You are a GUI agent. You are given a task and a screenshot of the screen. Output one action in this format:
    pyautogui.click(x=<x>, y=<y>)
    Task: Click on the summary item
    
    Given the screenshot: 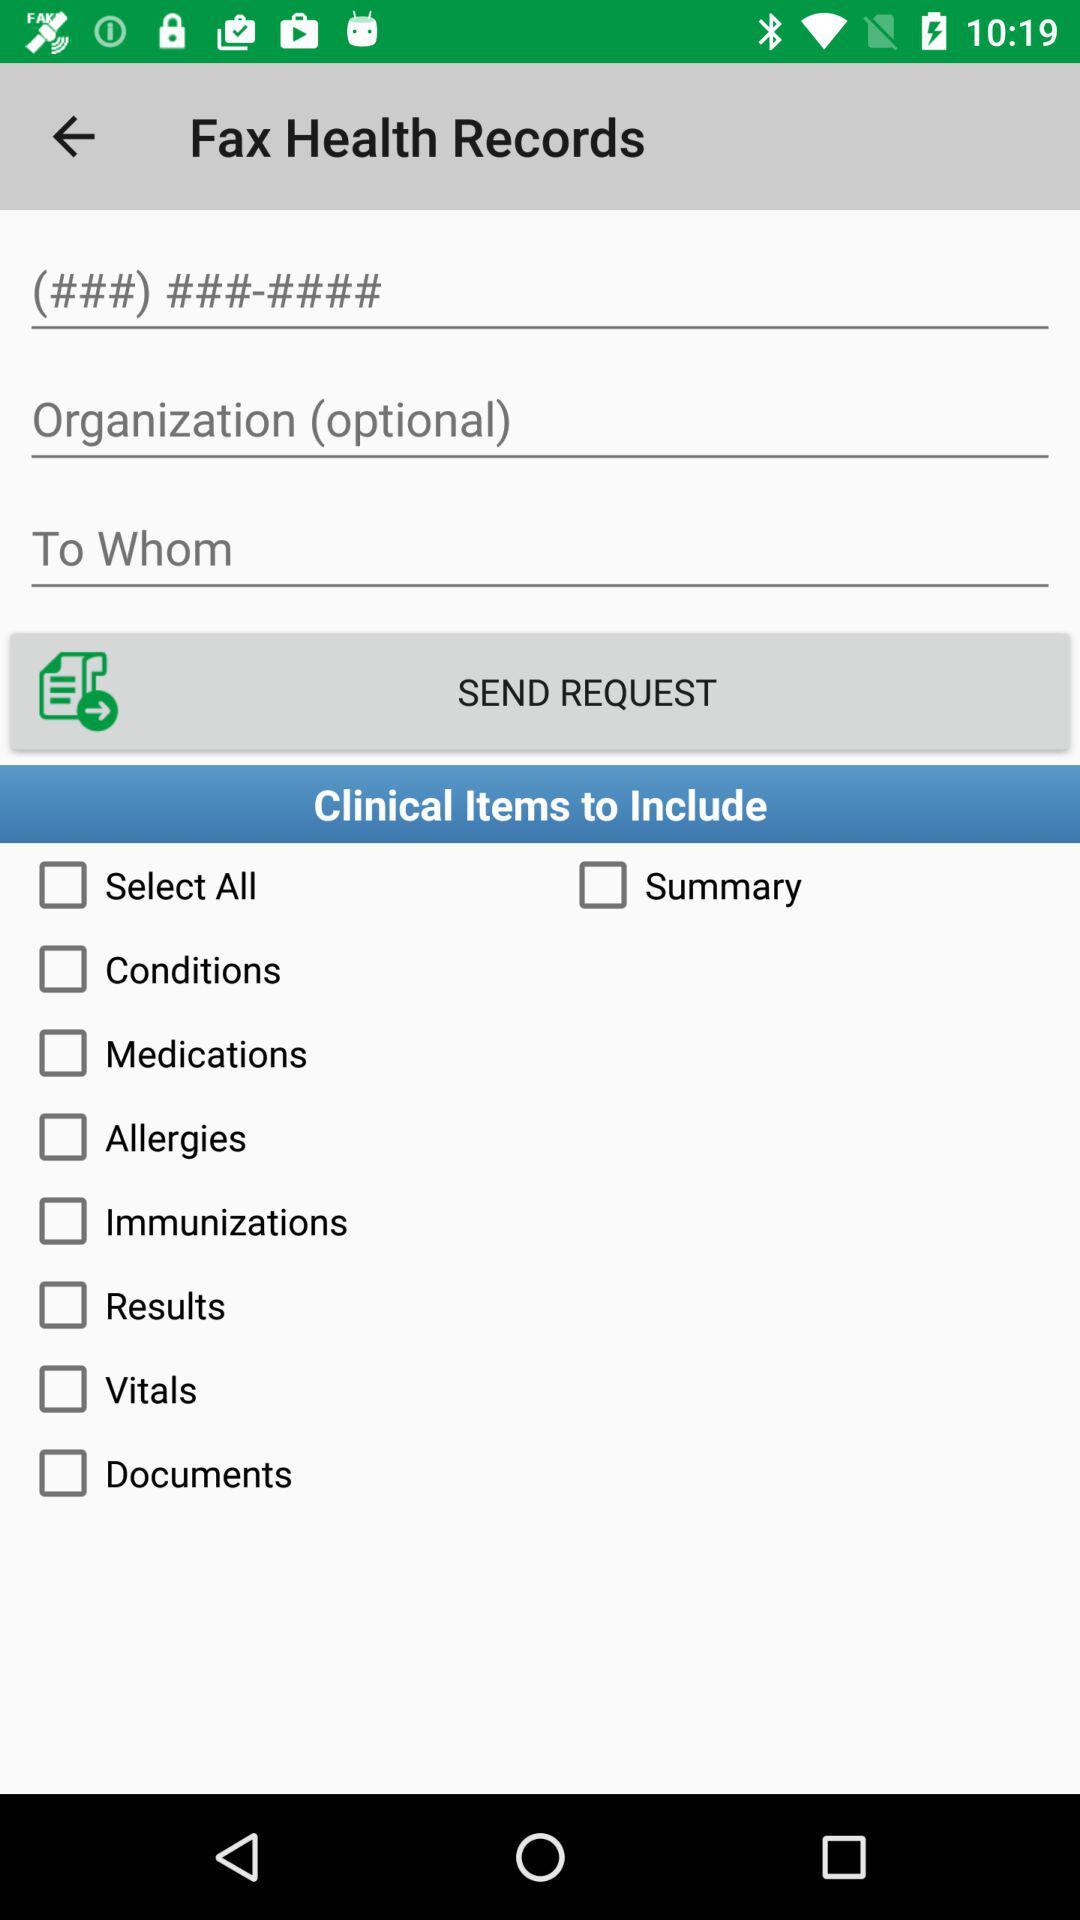 What is the action you would take?
    pyautogui.click(x=810, y=883)
    